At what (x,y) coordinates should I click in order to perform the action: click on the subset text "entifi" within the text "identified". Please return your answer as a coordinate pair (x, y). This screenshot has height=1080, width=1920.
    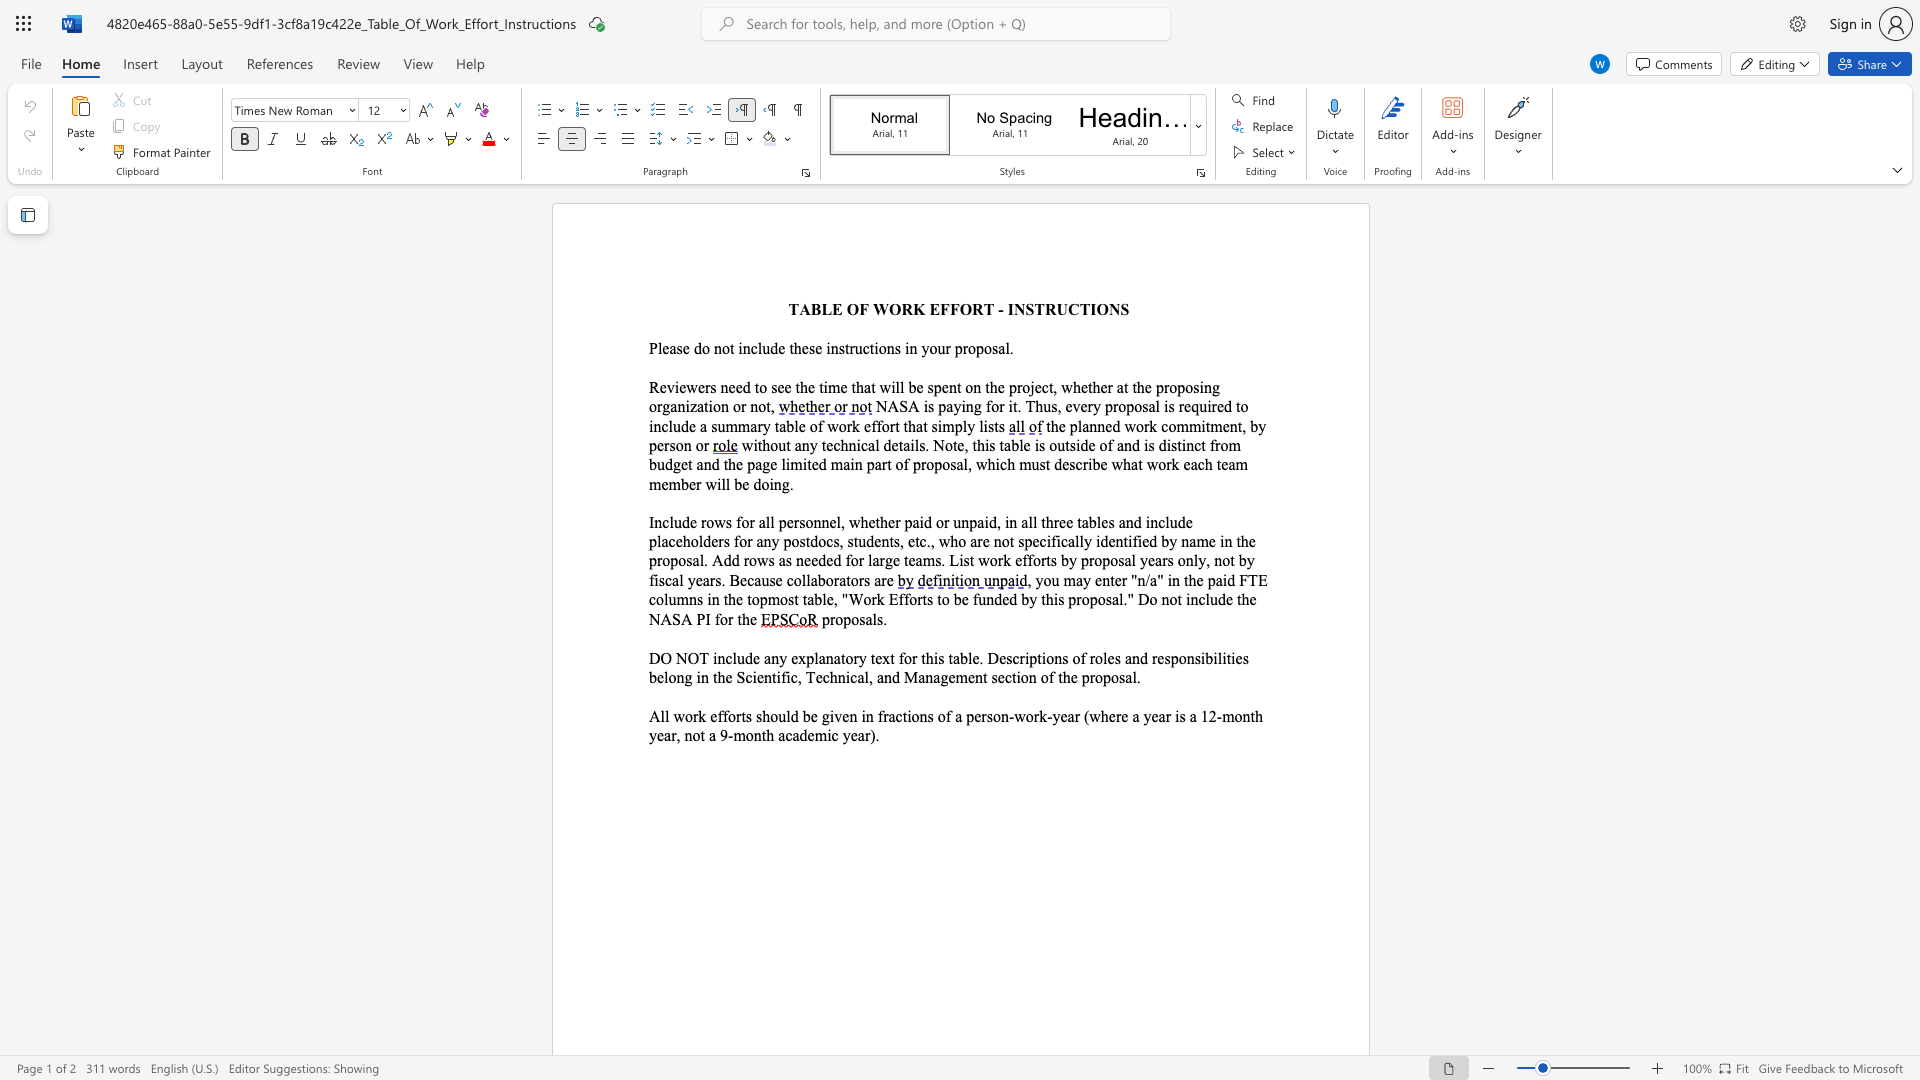
    Looking at the image, I should click on (1107, 541).